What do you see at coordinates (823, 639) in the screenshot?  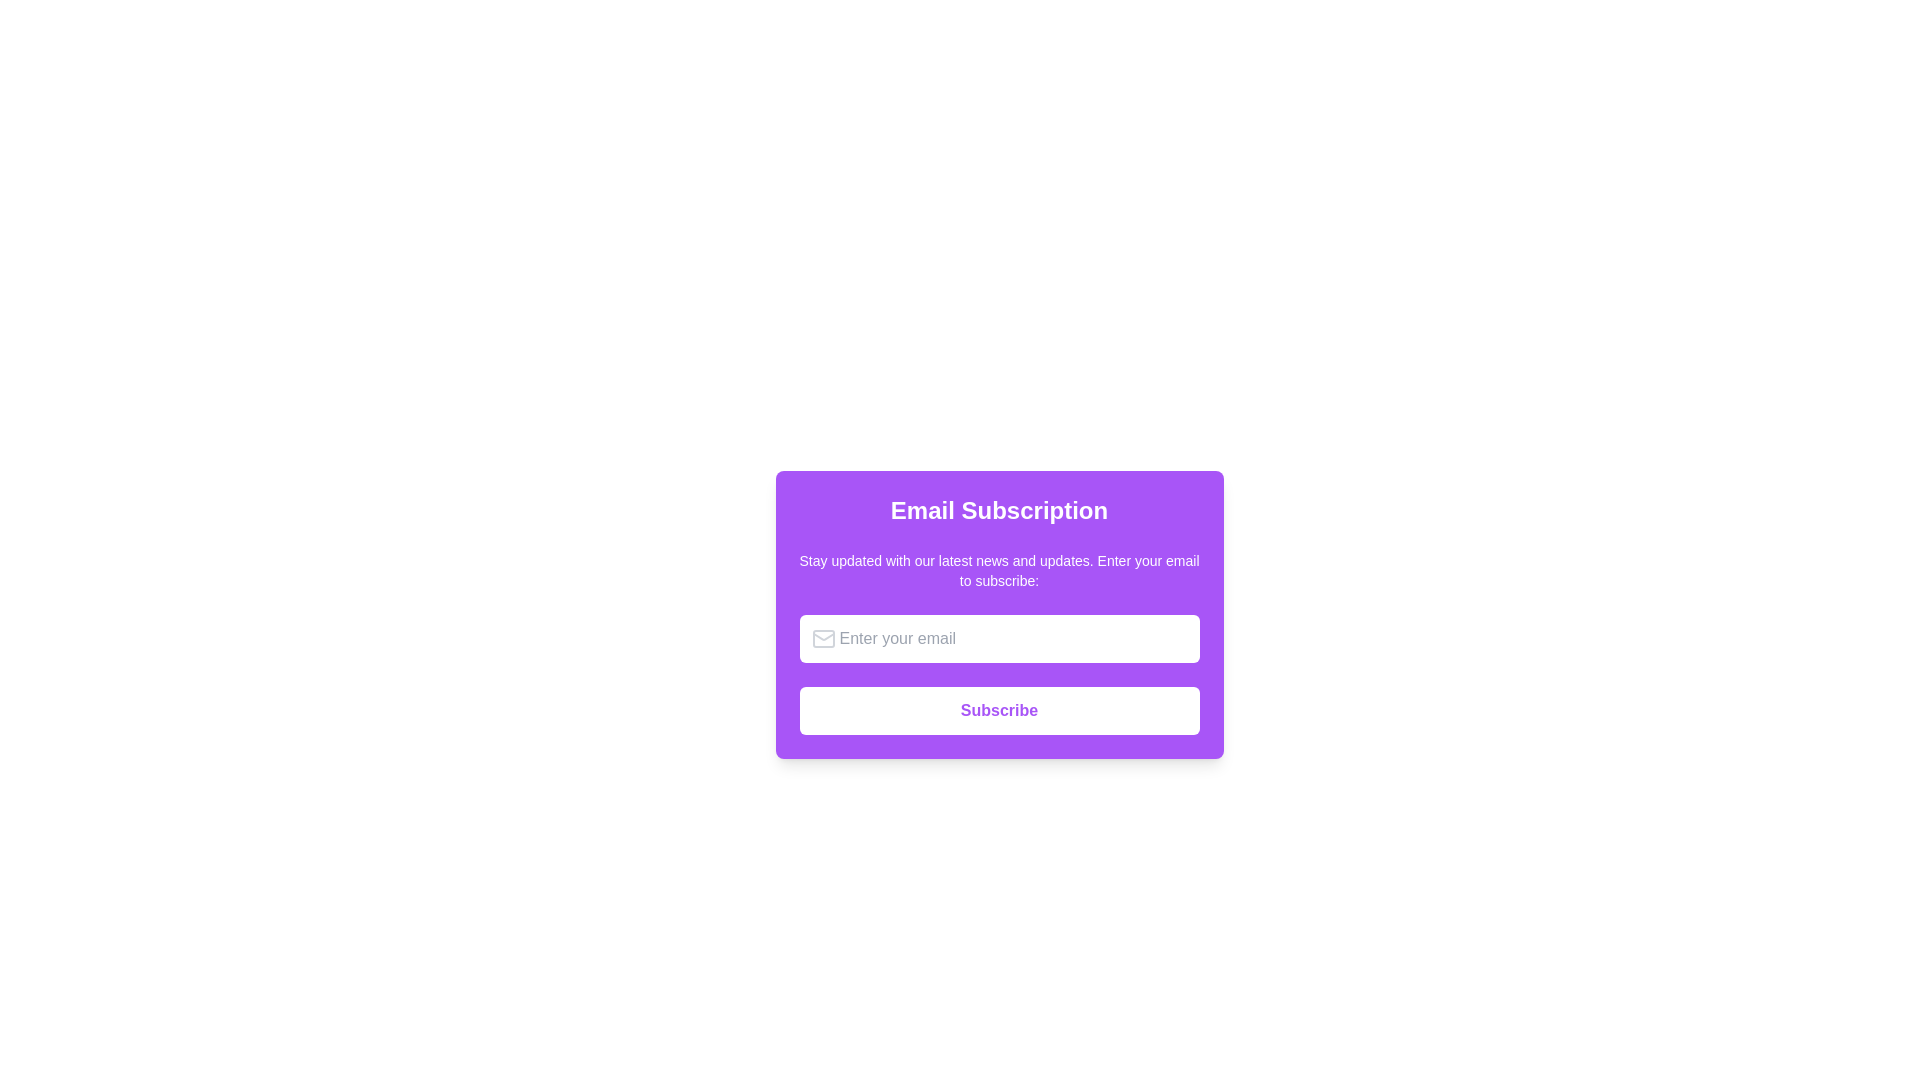 I see `envelope icon located to the left of the email input field, which has a gray outline` at bounding box center [823, 639].